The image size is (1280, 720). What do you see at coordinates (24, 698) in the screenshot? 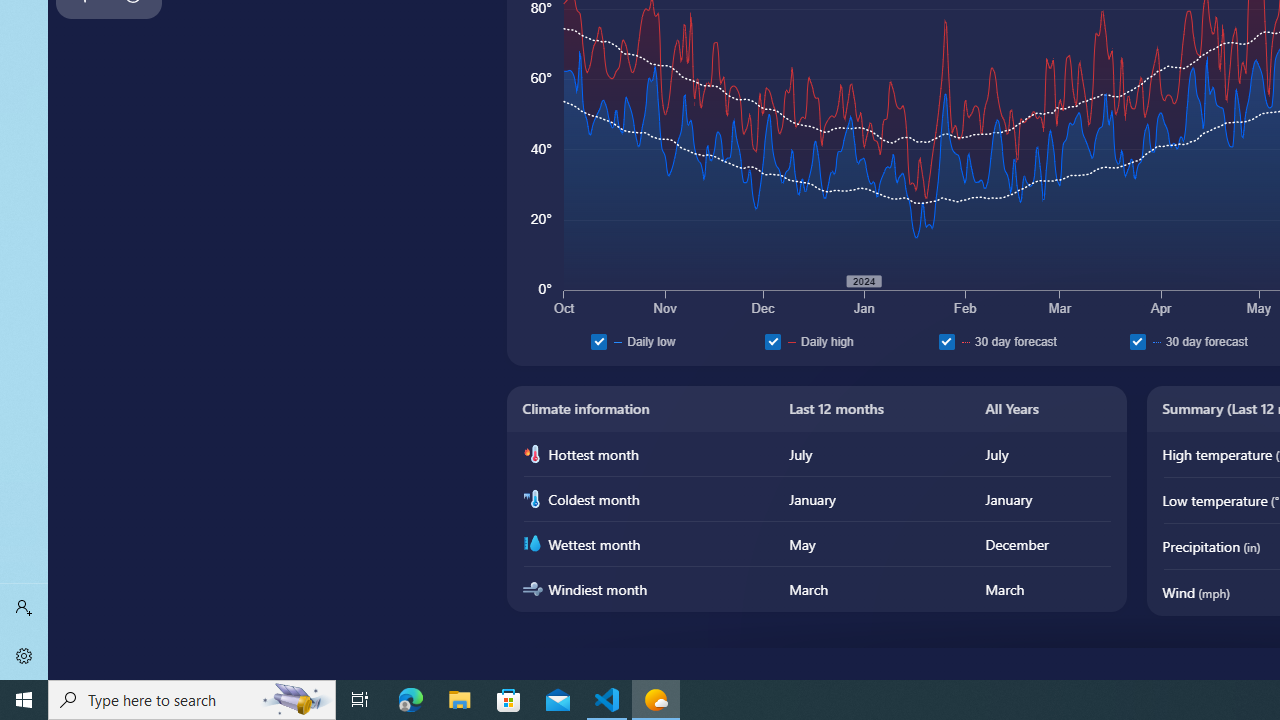
I see `'Start'` at bounding box center [24, 698].